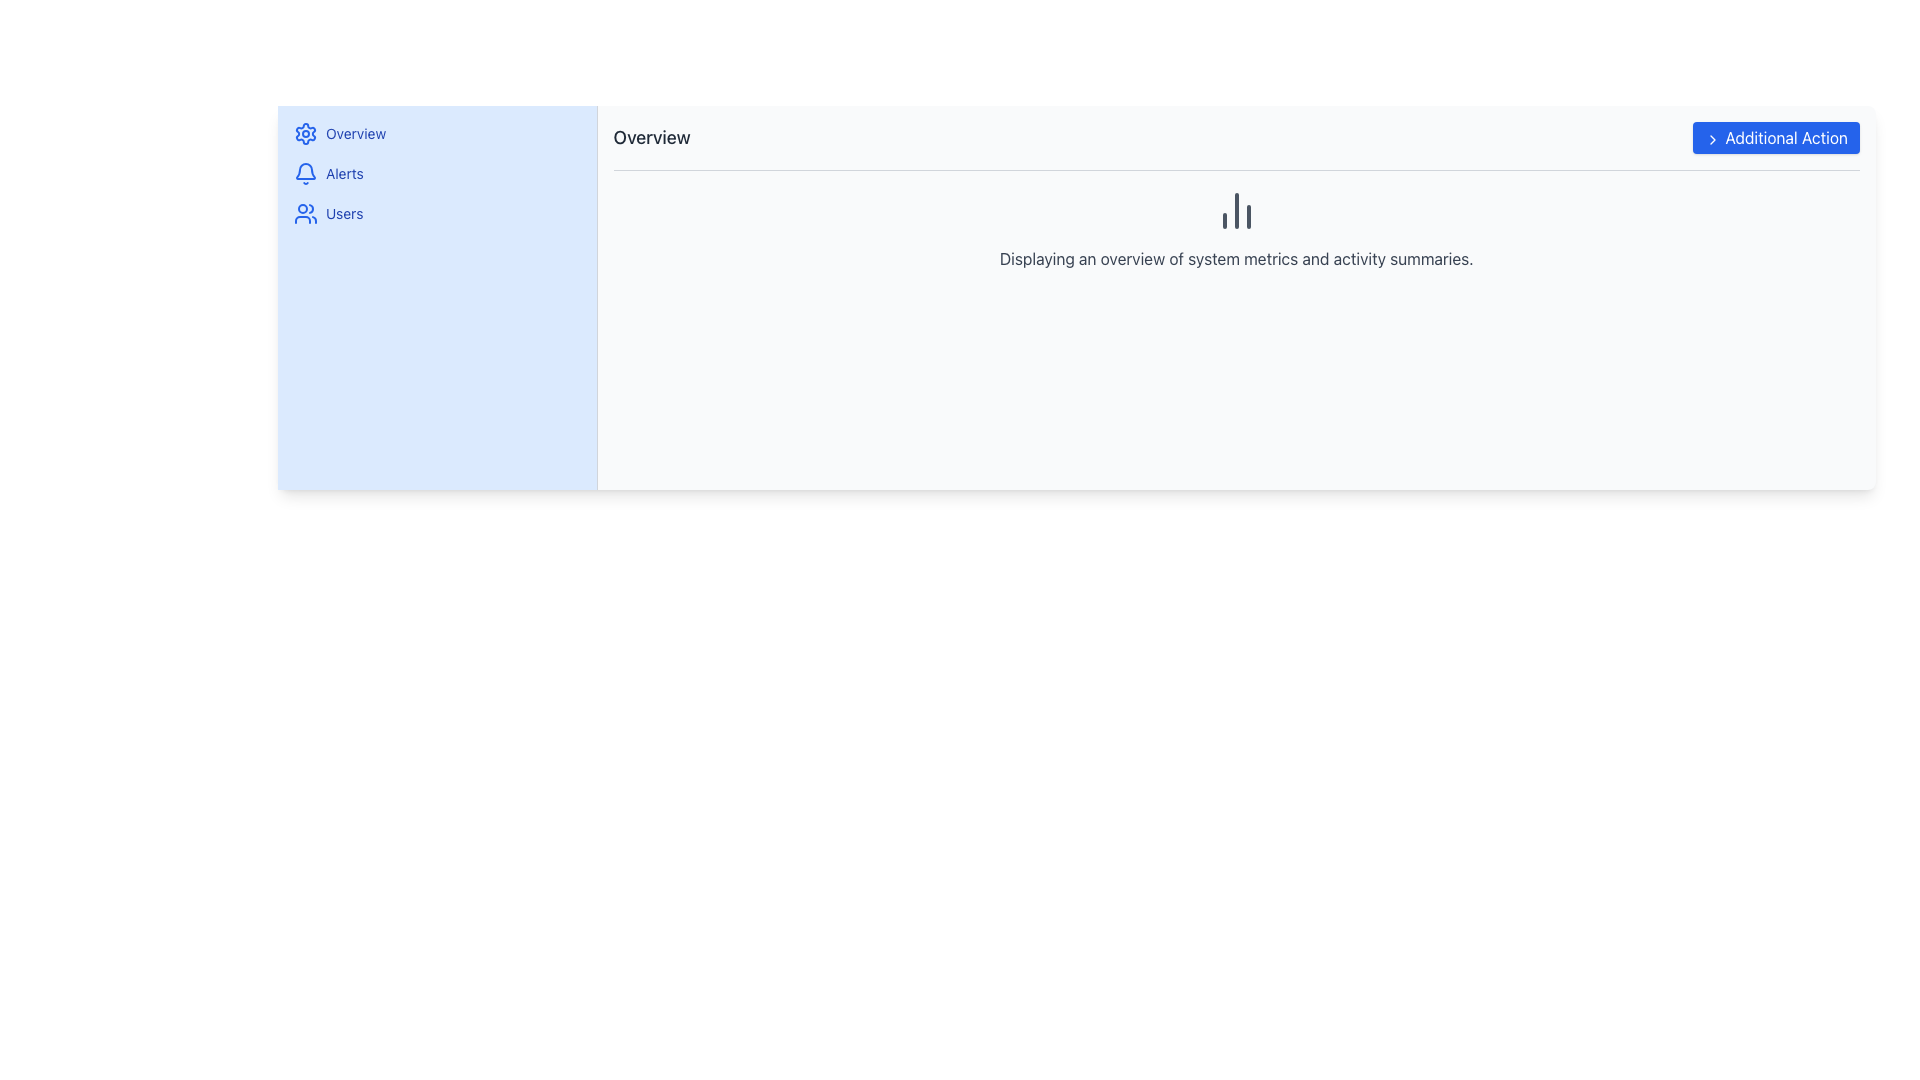 This screenshot has width=1920, height=1080. What do you see at coordinates (355, 134) in the screenshot?
I see `the 'Overview' Text Label located in the first item of the navigation menu` at bounding box center [355, 134].